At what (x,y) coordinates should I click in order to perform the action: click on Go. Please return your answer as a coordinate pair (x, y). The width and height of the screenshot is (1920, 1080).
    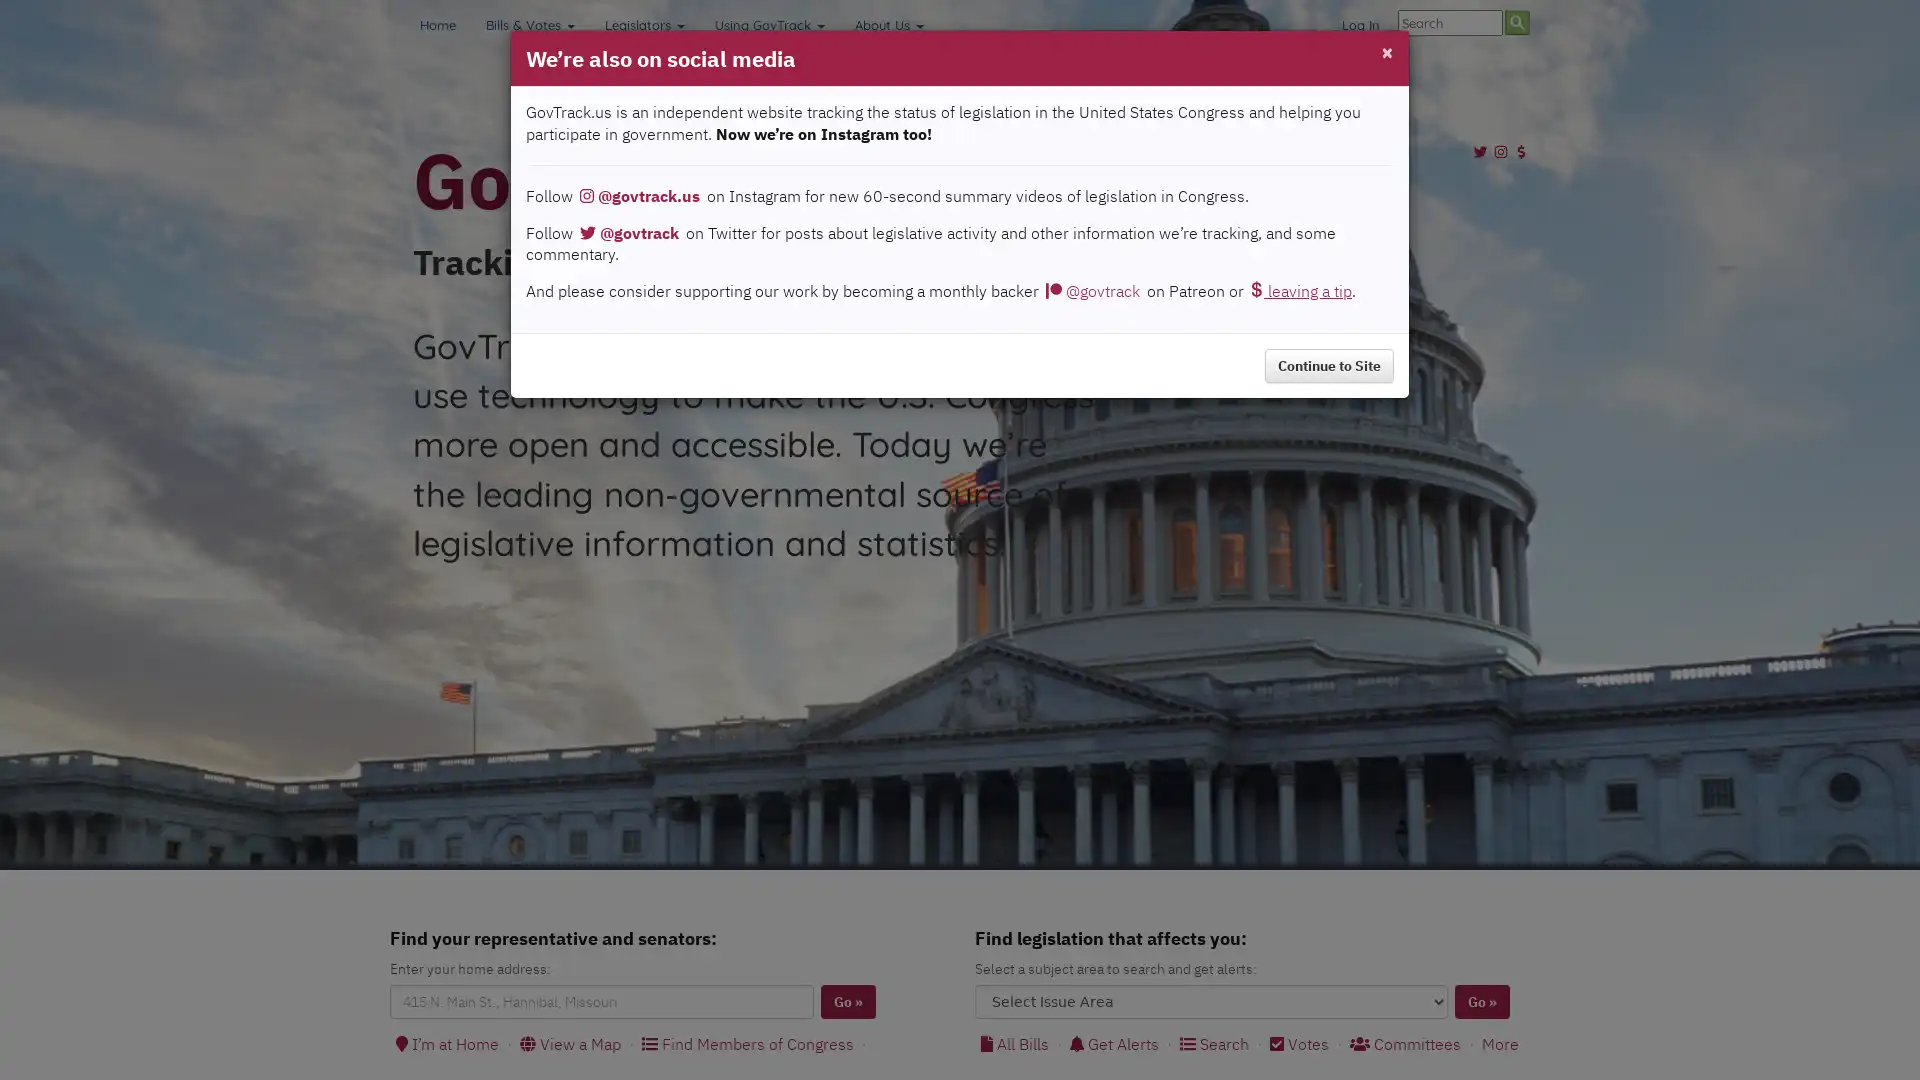
    Looking at the image, I should click on (848, 1001).